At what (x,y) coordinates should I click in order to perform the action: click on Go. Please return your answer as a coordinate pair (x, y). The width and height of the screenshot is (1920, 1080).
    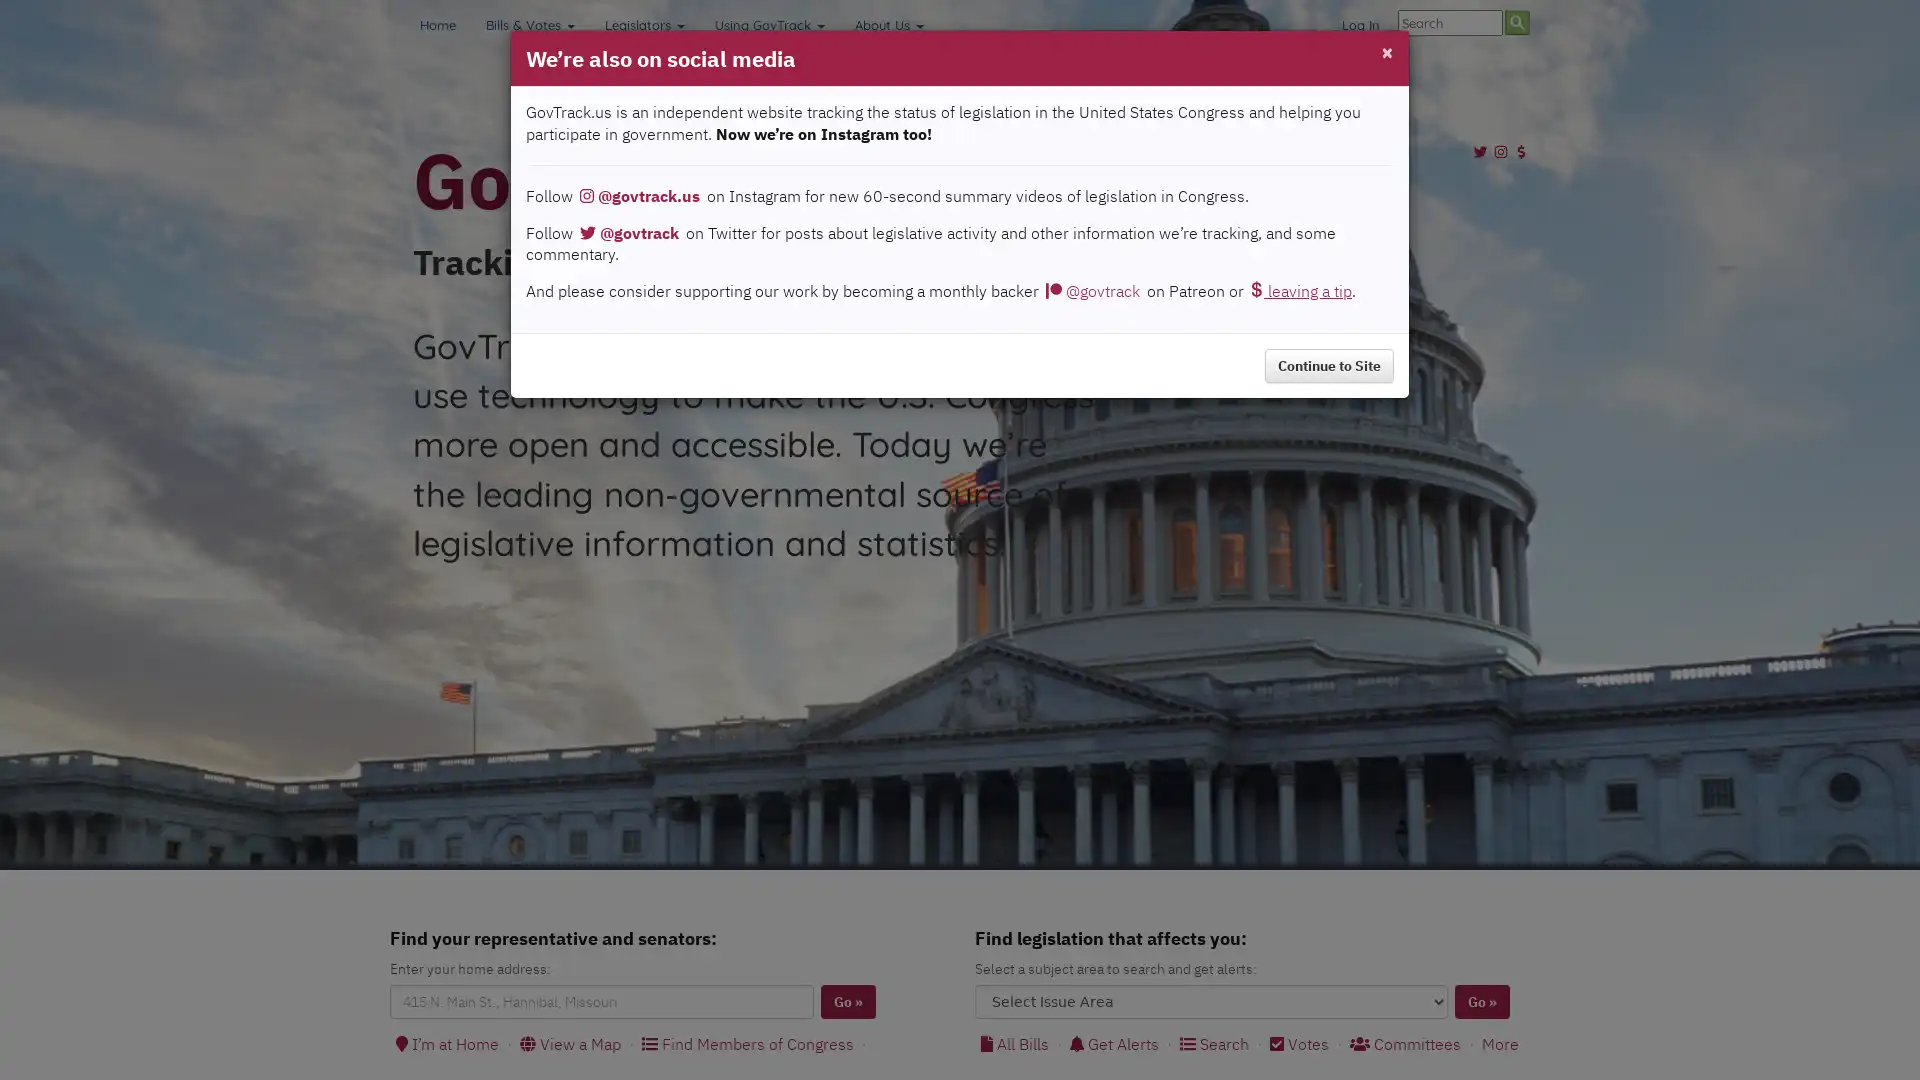
    Looking at the image, I should click on (848, 1001).